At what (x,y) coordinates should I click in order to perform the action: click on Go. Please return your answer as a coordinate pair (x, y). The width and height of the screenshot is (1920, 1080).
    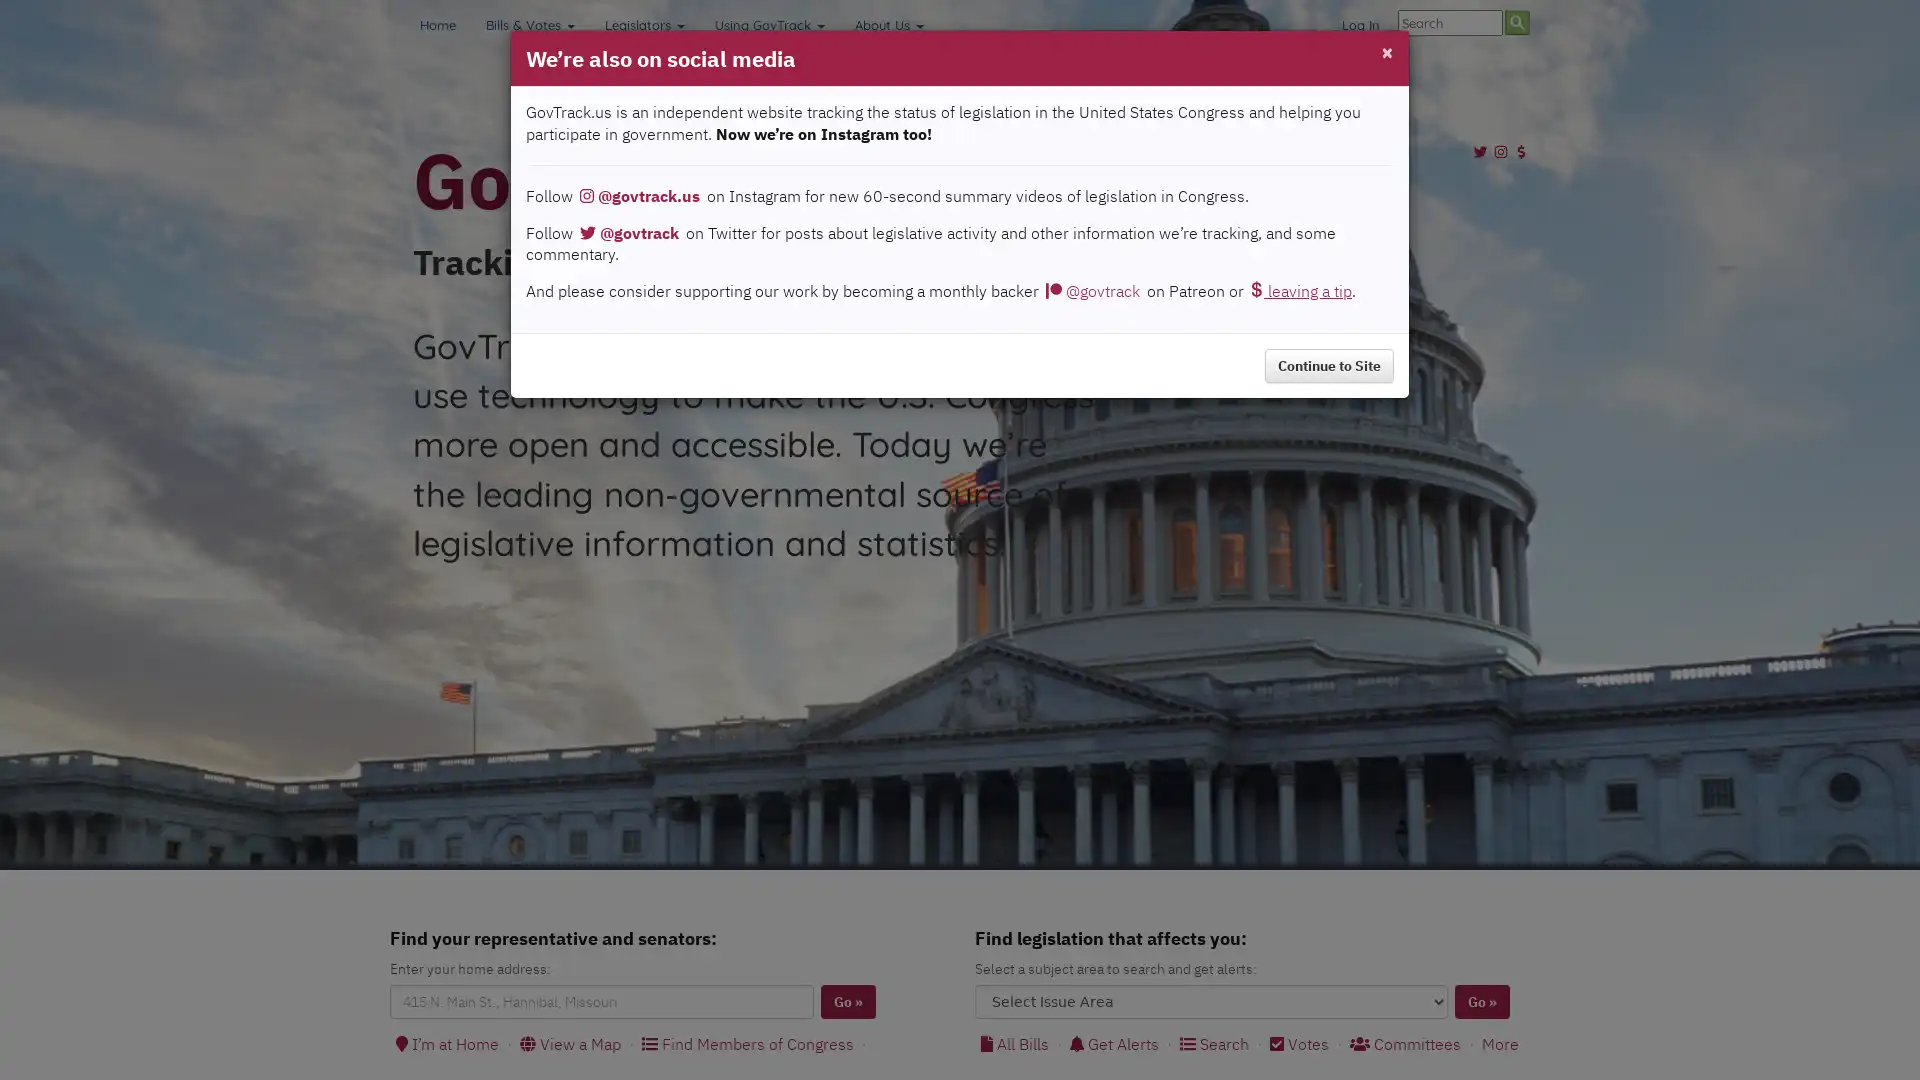
    Looking at the image, I should click on (848, 1001).